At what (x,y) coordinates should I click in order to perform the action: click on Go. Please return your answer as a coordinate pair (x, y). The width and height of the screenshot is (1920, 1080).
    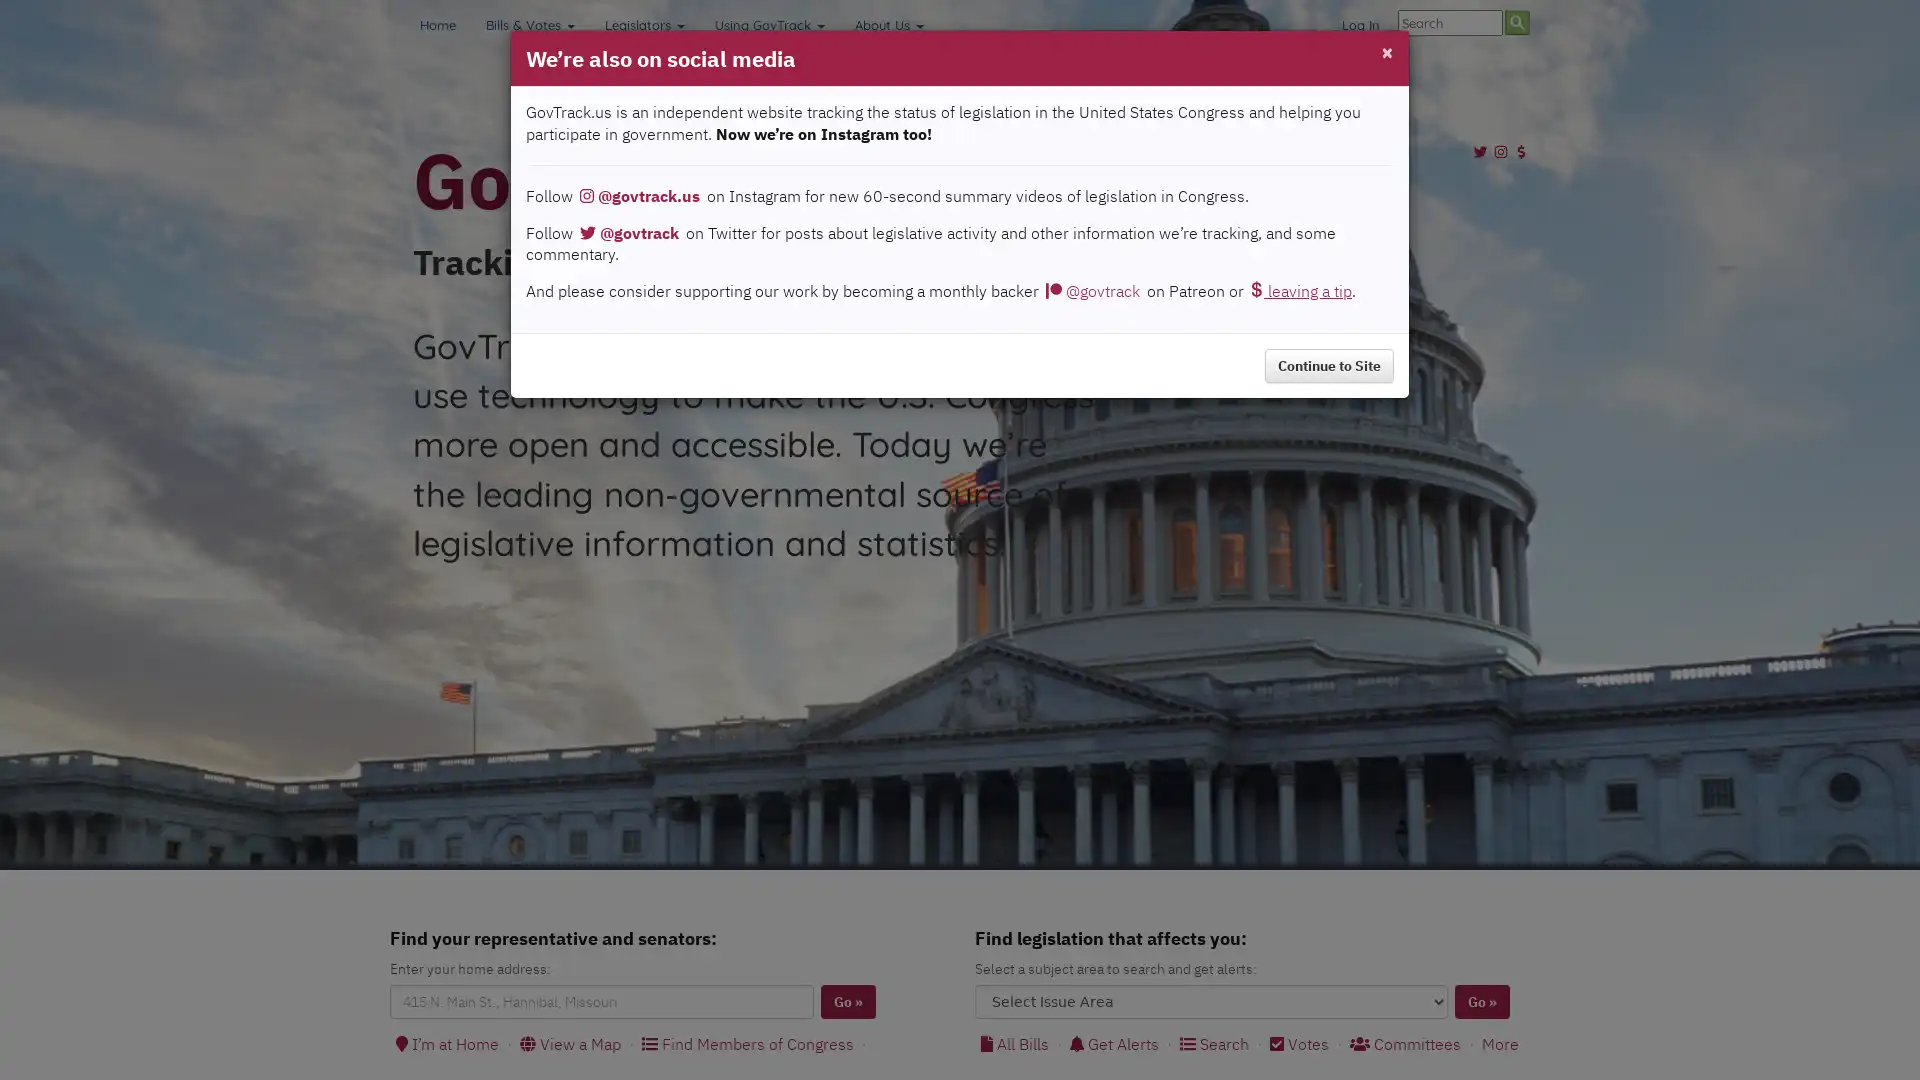
    Looking at the image, I should click on (848, 1001).